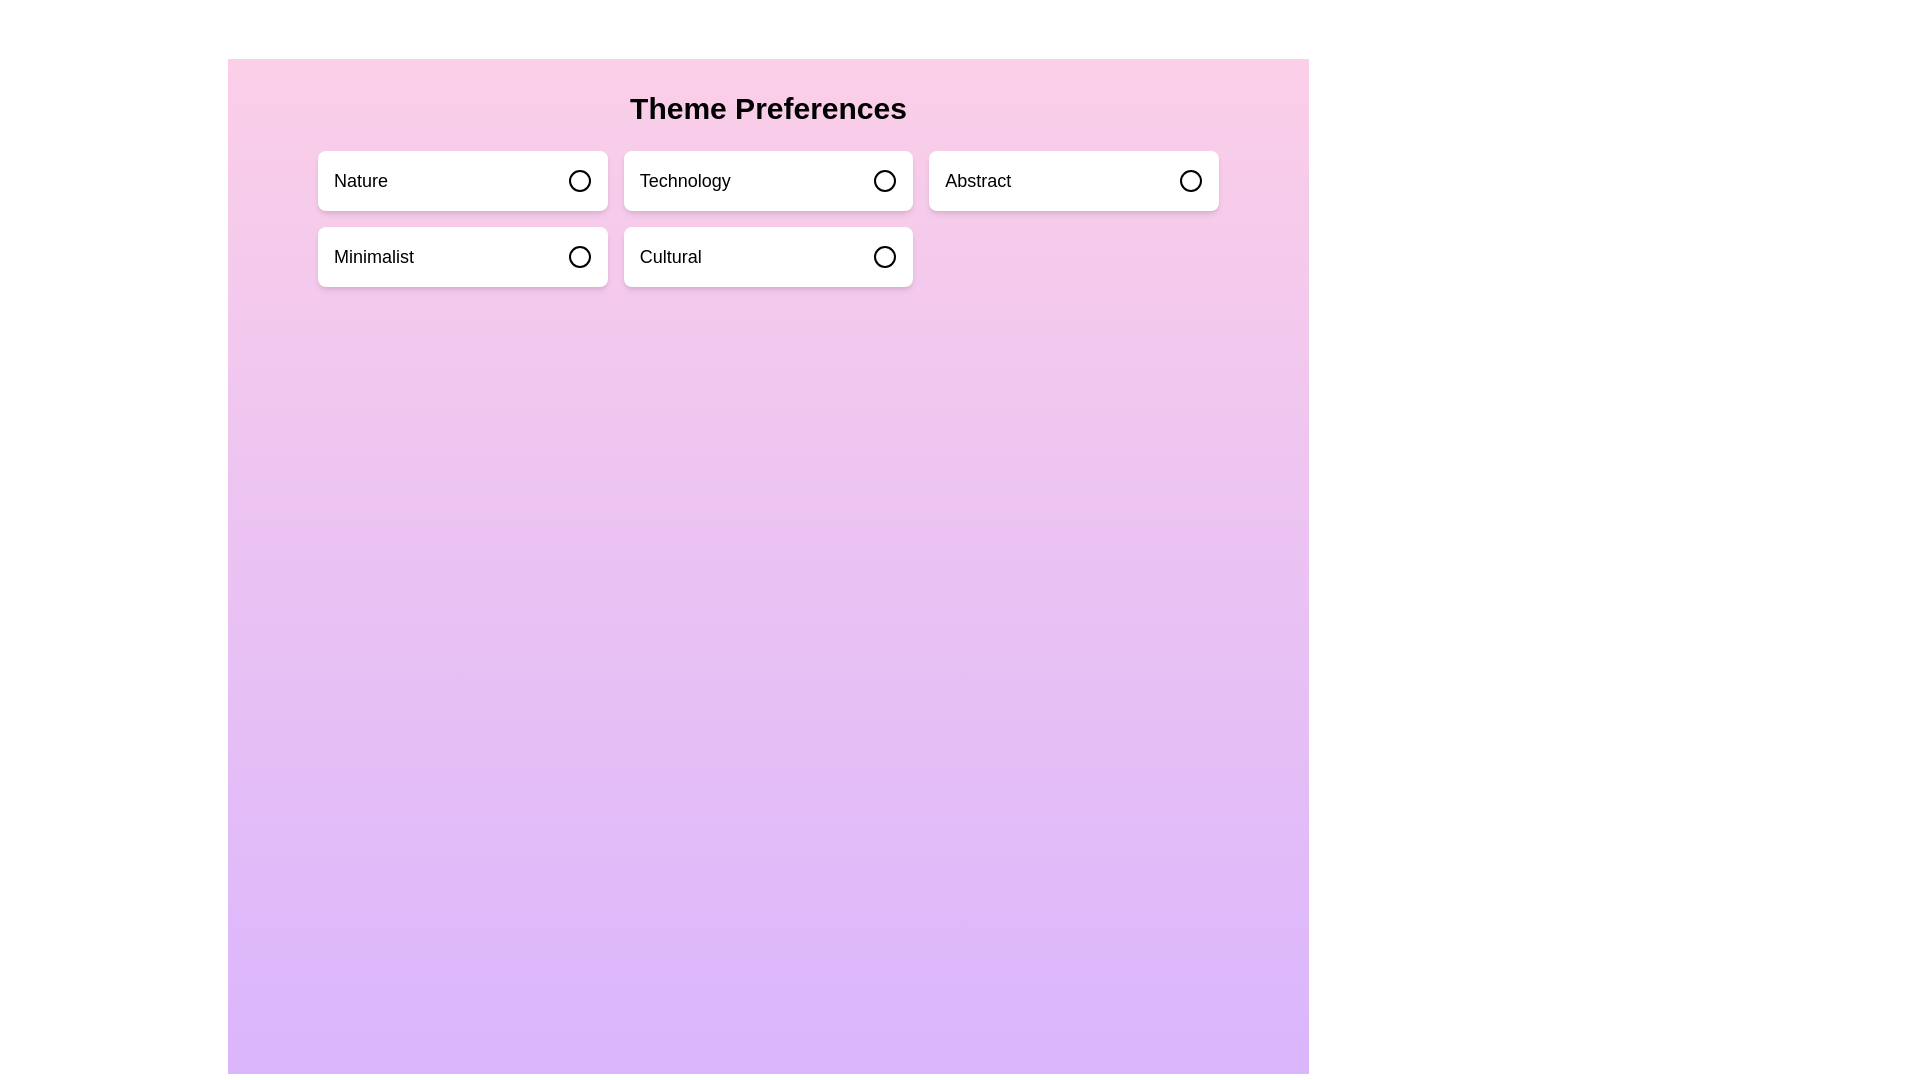 The image size is (1920, 1080). What do you see at coordinates (767, 256) in the screenshot?
I see `the theme Cultural` at bounding box center [767, 256].